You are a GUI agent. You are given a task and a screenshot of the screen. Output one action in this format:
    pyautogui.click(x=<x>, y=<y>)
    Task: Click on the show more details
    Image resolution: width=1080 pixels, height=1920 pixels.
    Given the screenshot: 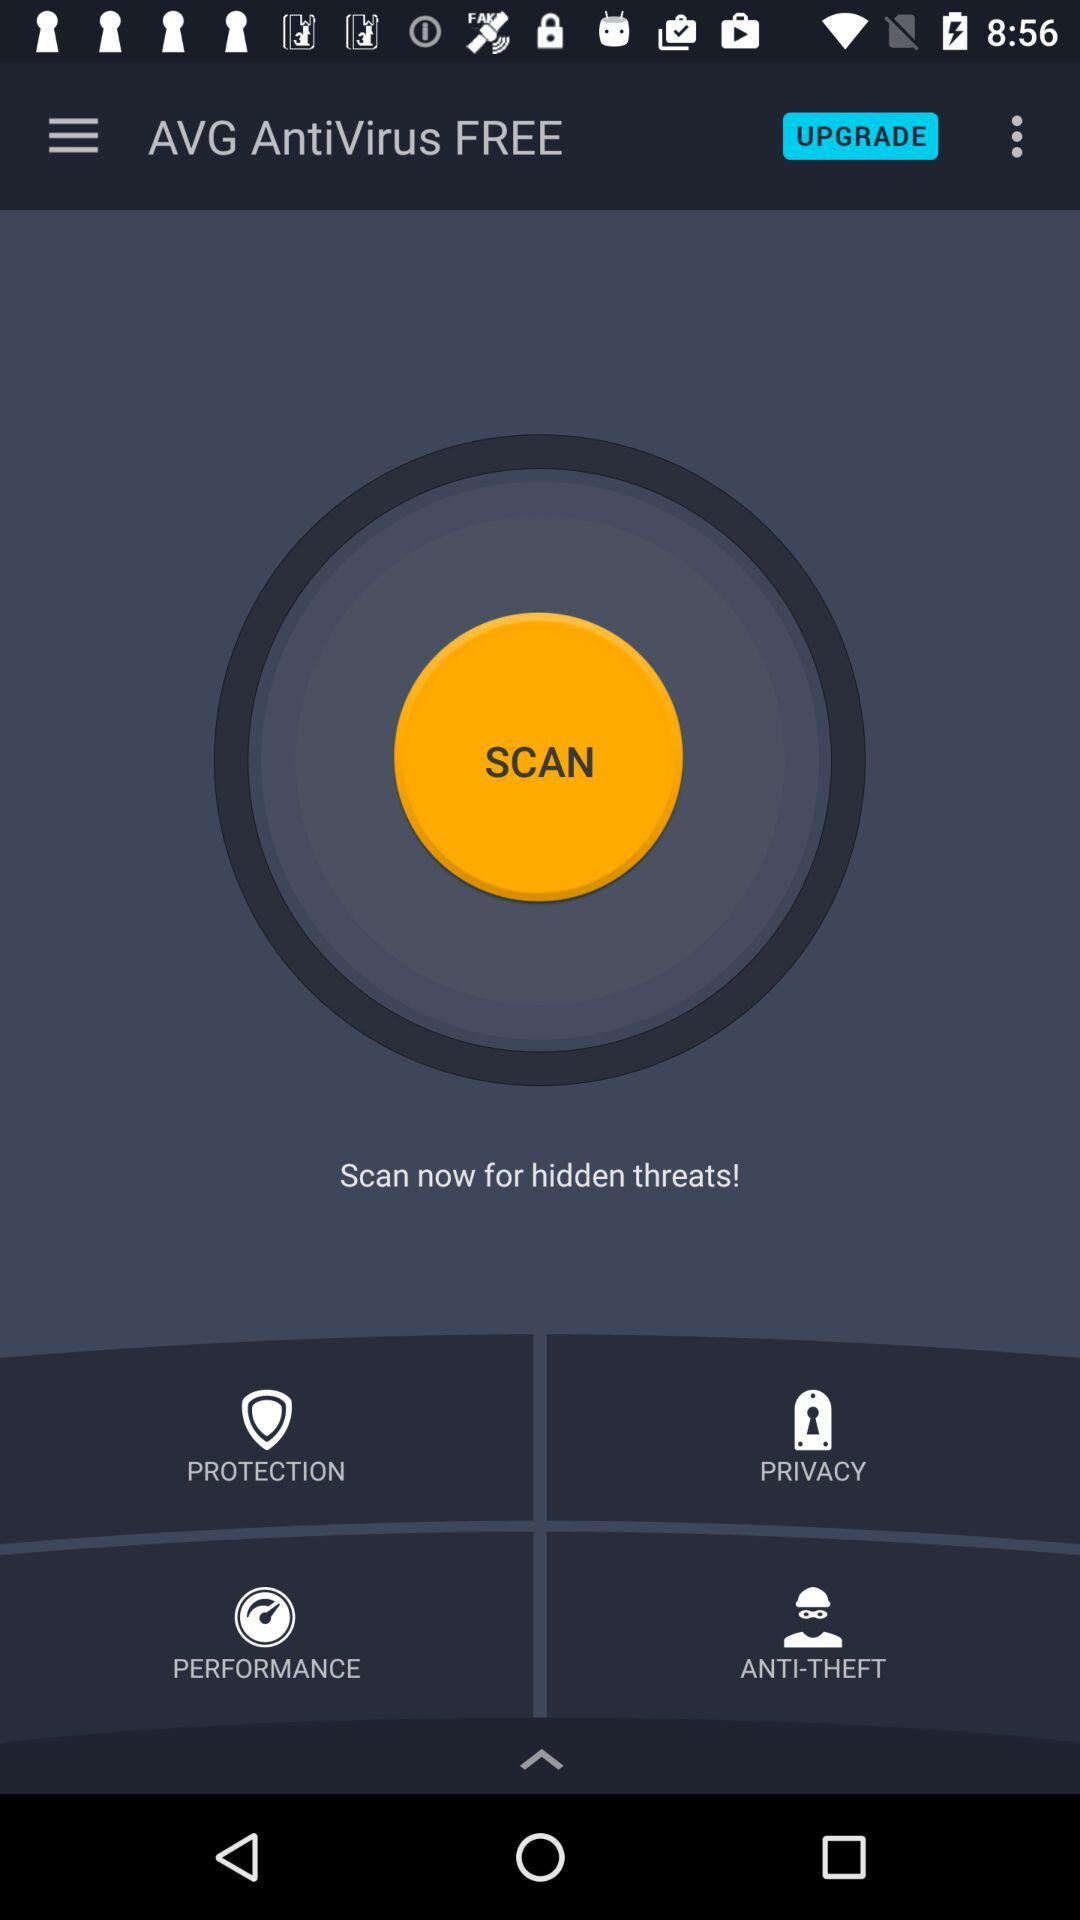 What is the action you would take?
    pyautogui.click(x=540, y=1753)
    